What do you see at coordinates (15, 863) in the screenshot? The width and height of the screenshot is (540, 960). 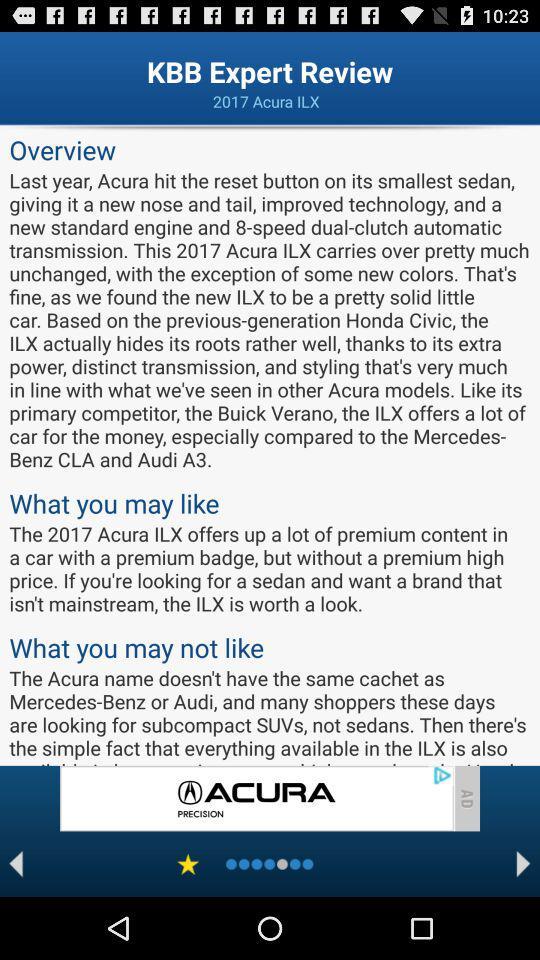 I see `go back` at bounding box center [15, 863].